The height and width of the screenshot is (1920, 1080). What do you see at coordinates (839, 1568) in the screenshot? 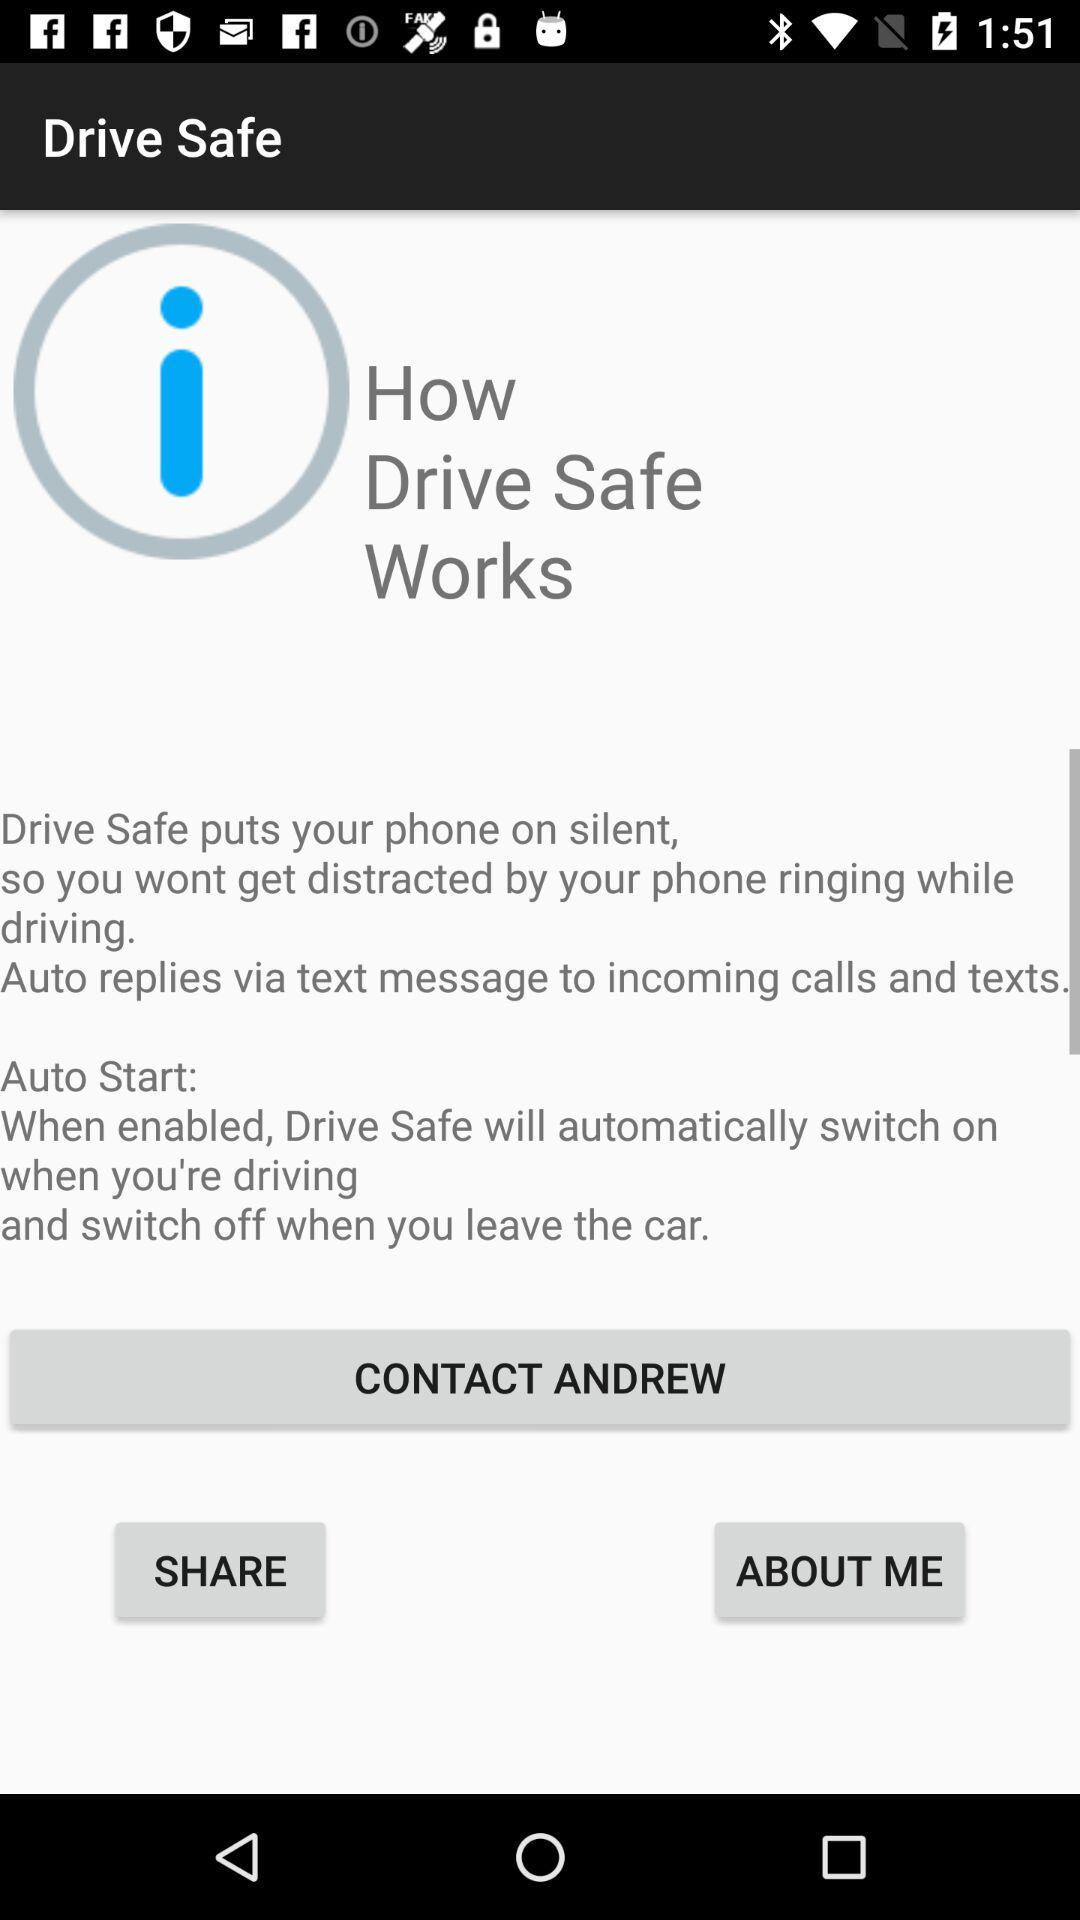
I see `icon below the contact andrew icon` at bounding box center [839, 1568].